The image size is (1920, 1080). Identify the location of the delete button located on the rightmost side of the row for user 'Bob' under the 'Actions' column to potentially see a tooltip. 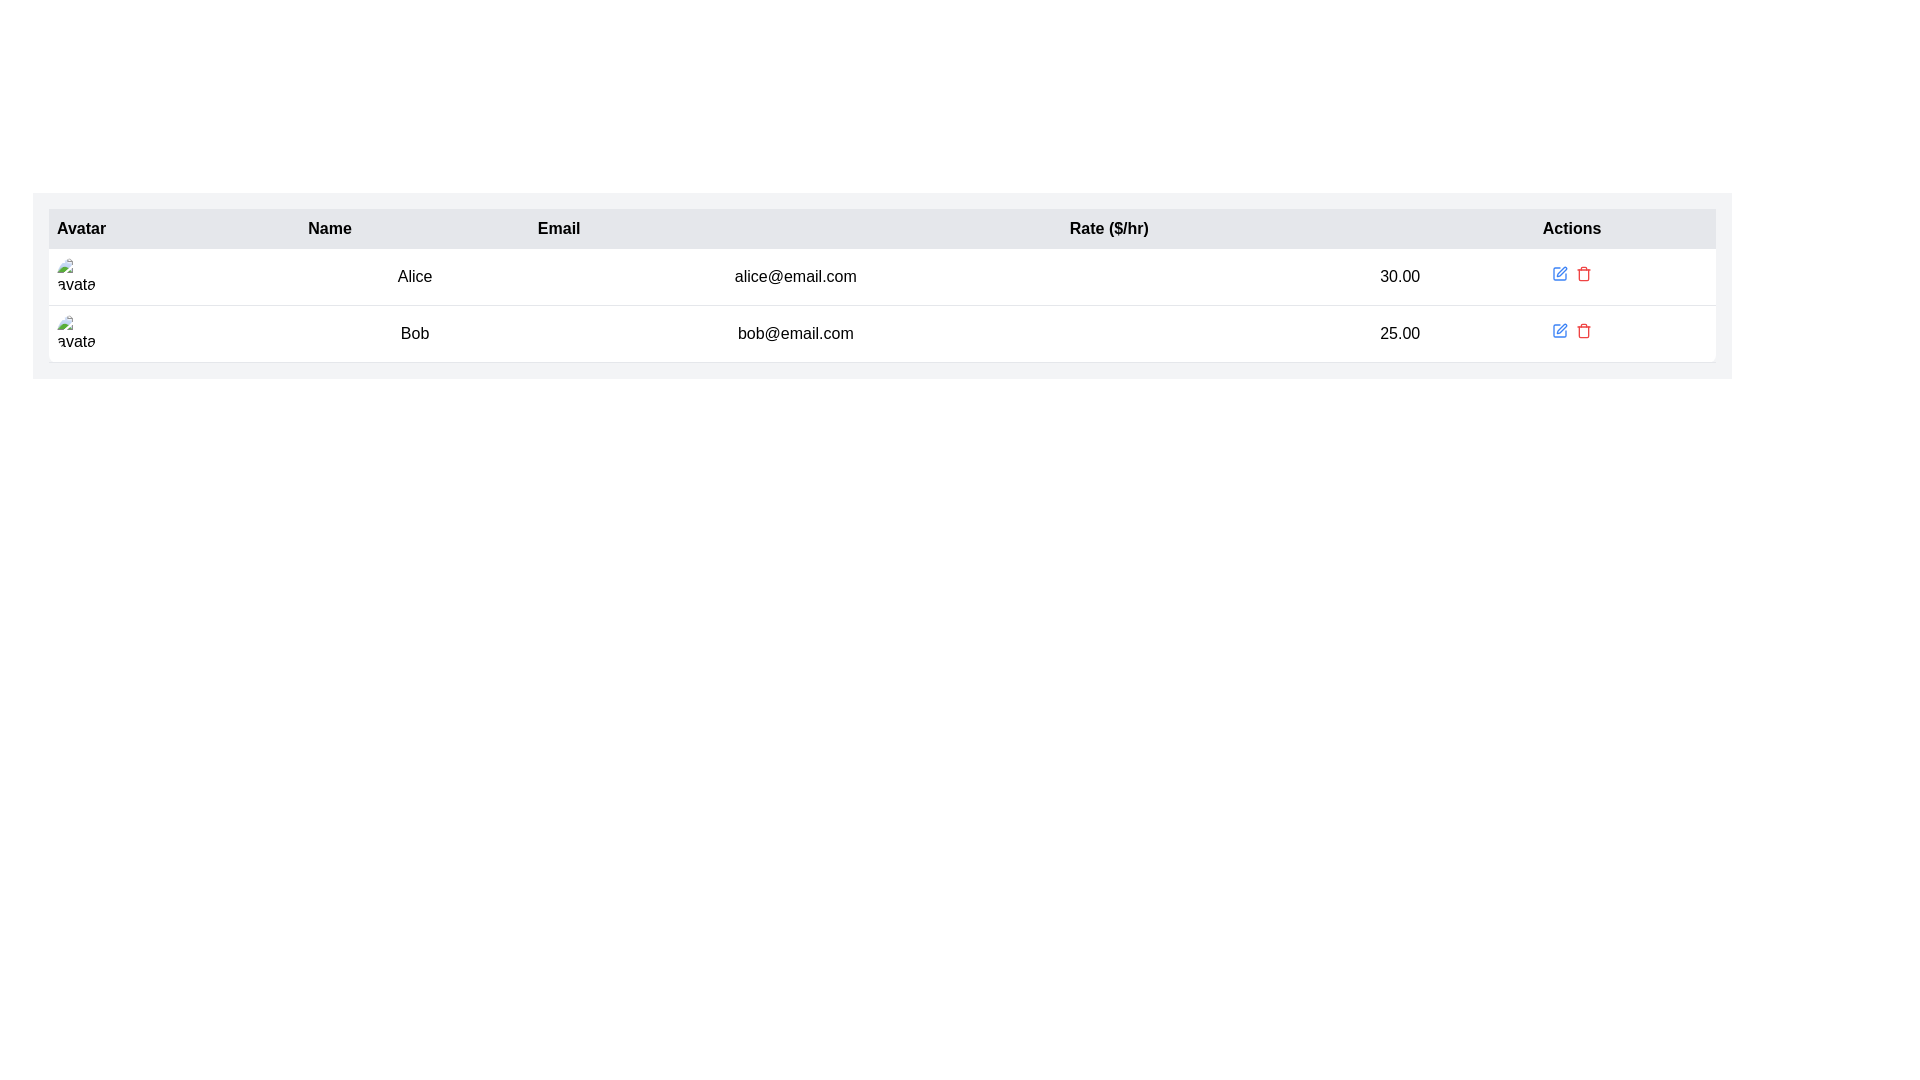
(1583, 330).